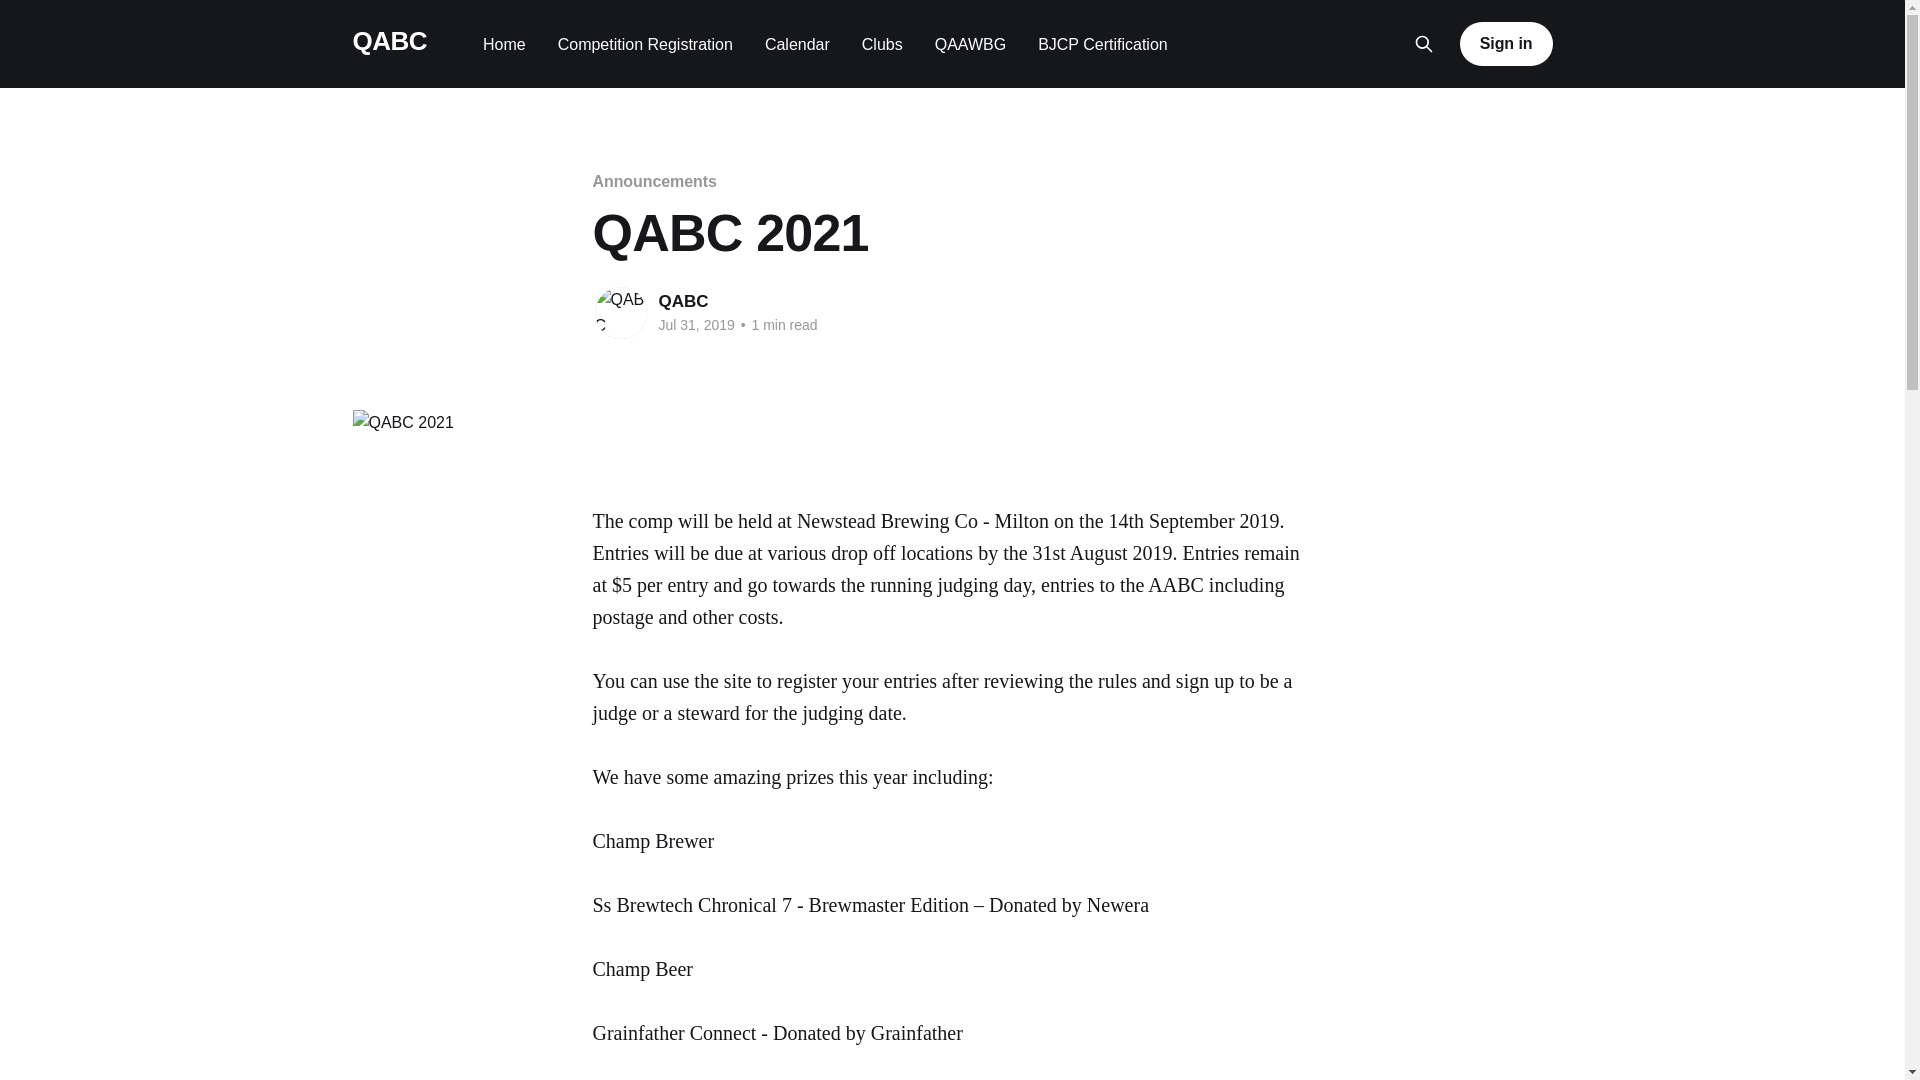  What do you see at coordinates (504, 44) in the screenshot?
I see `'Home'` at bounding box center [504, 44].